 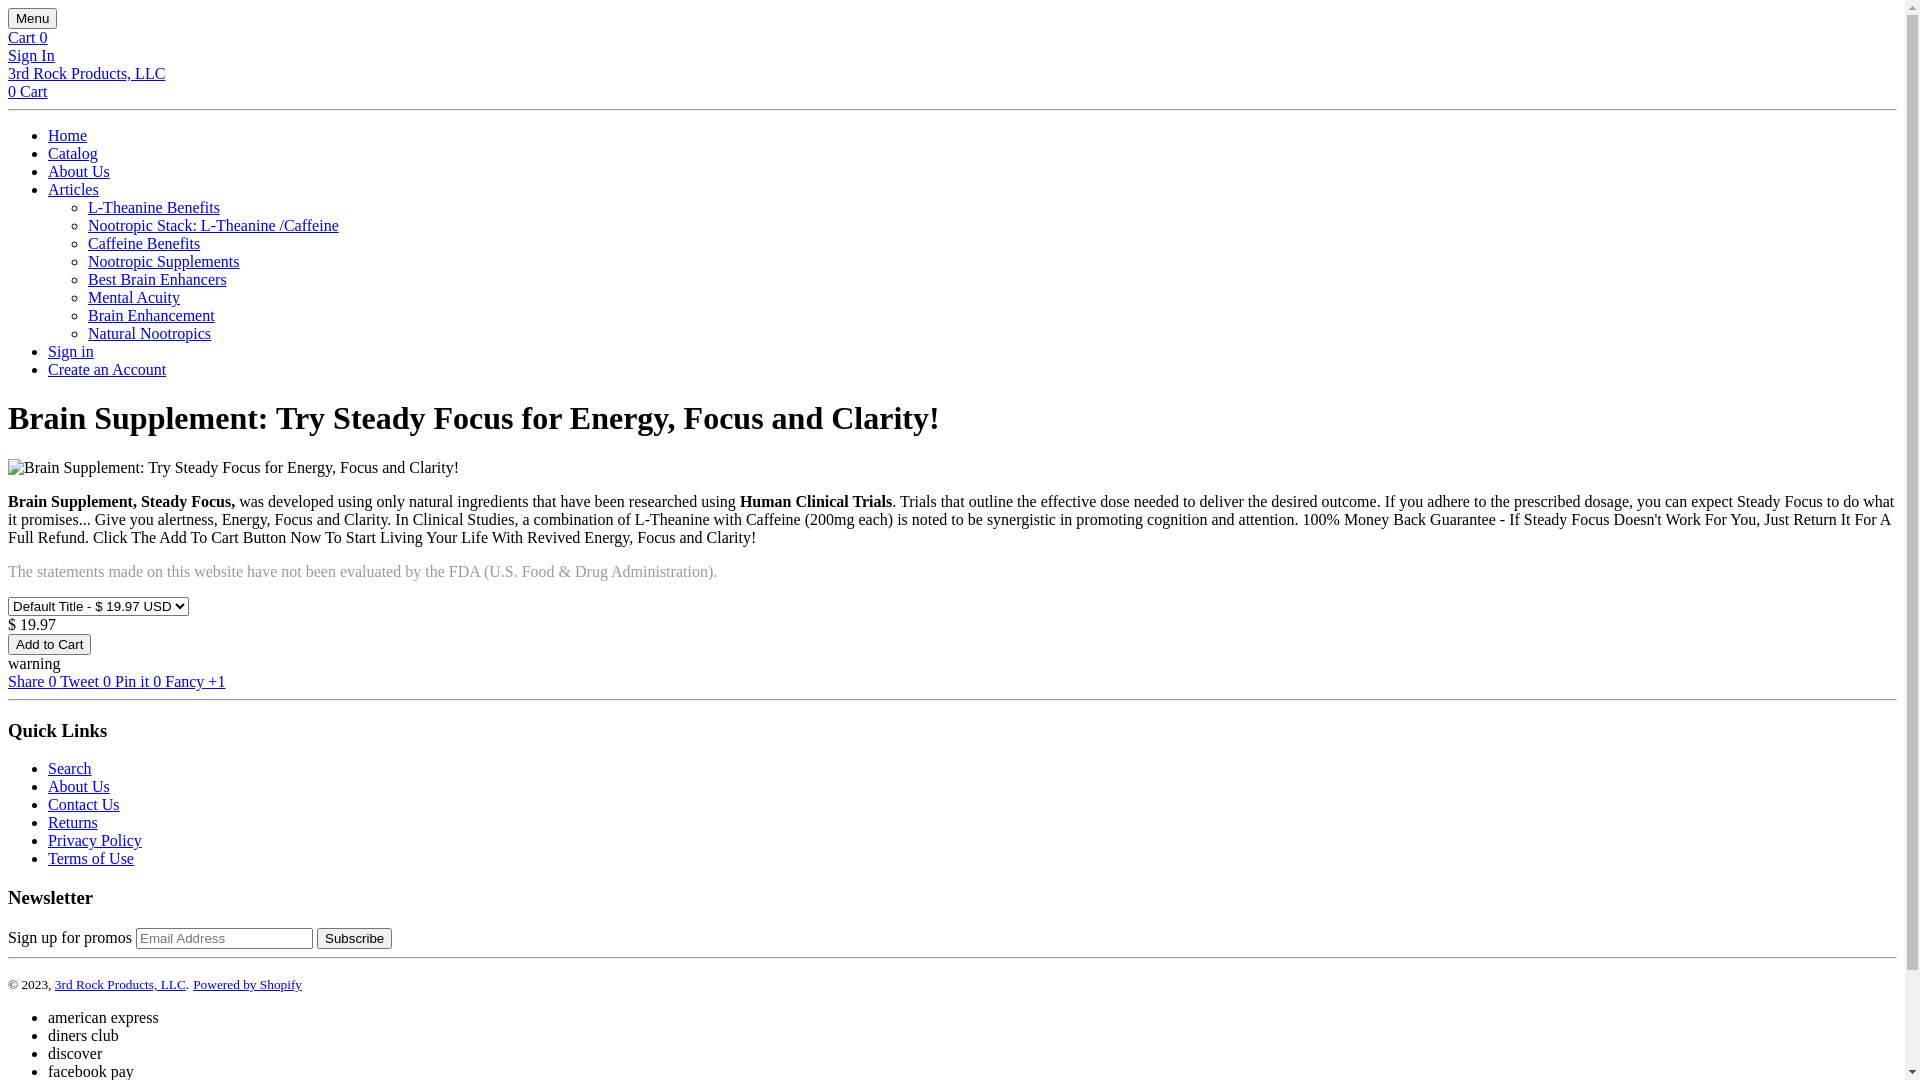 What do you see at coordinates (94, 840) in the screenshot?
I see `'Privacy Policy'` at bounding box center [94, 840].